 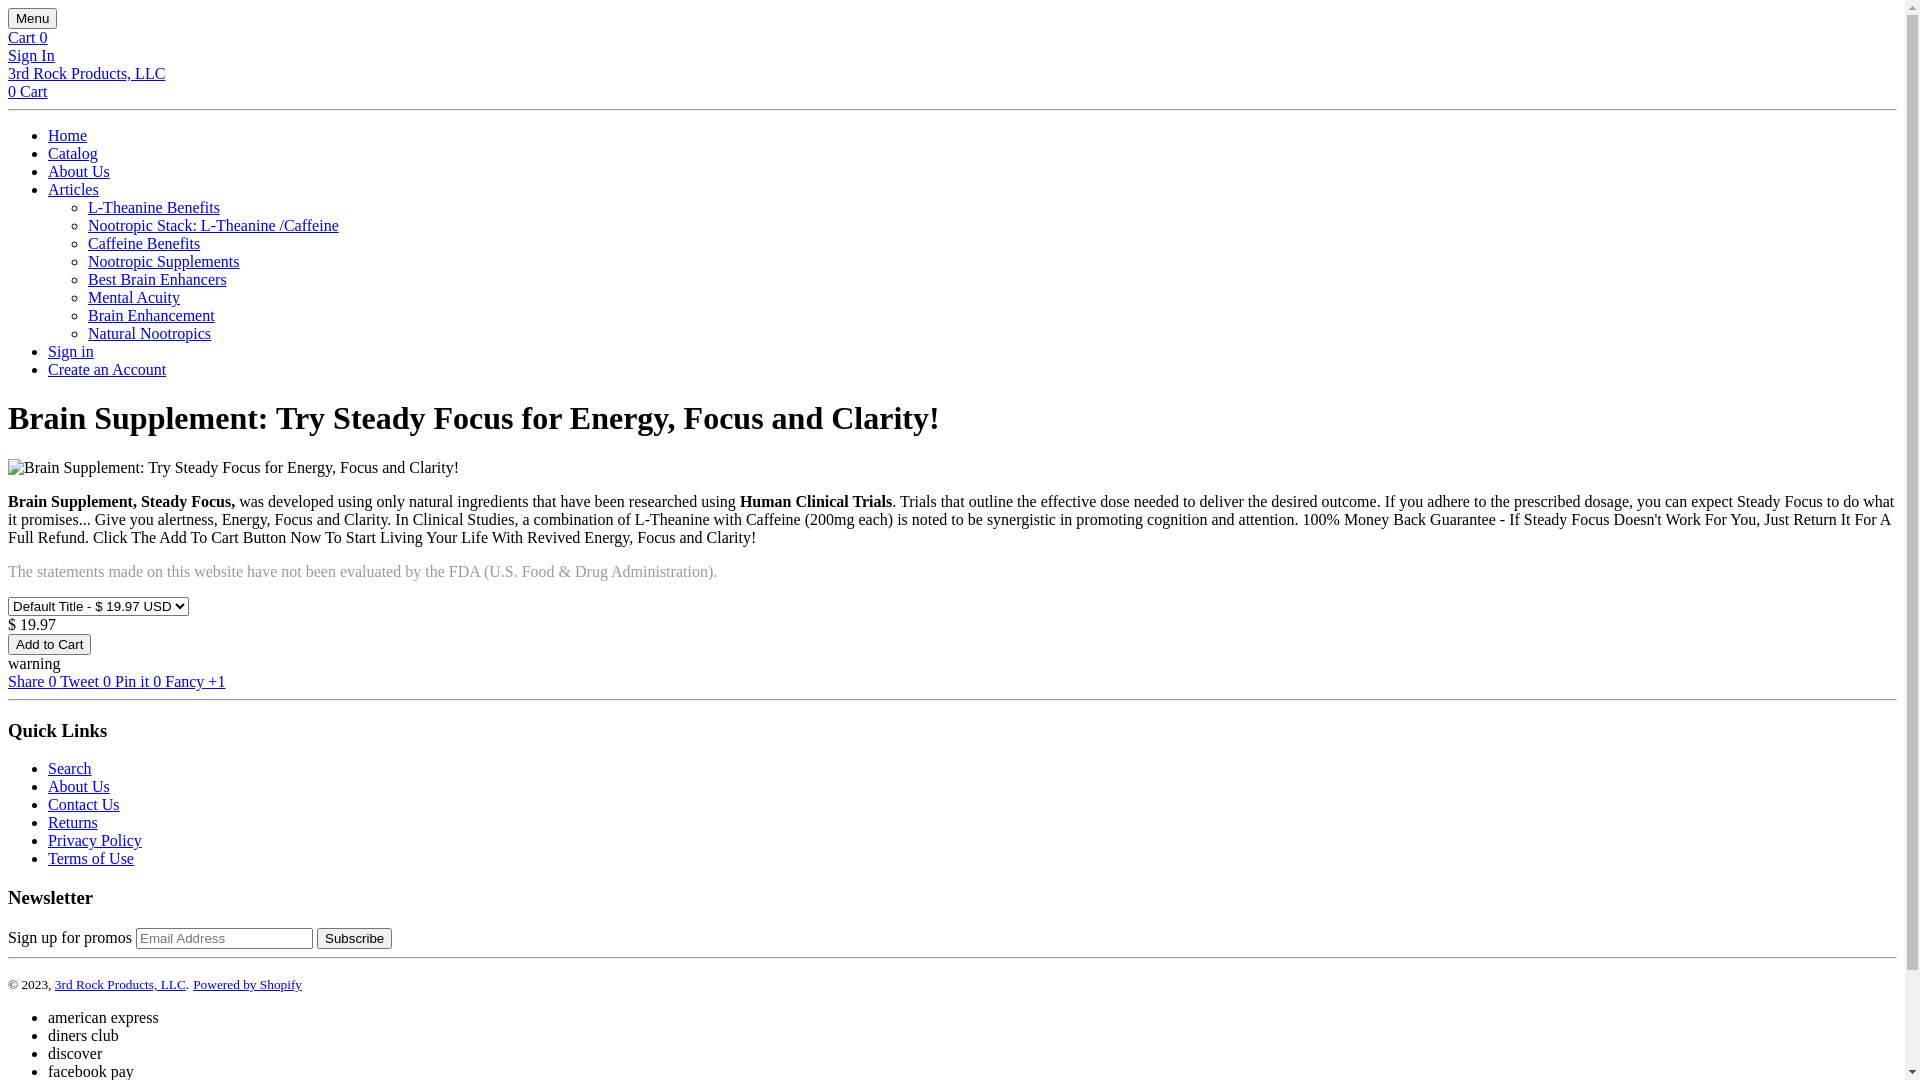 What do you see at coordinates (94, 840) in the screenshot?
I see `'Privacy Policy'` at bounding box center [94, 840].